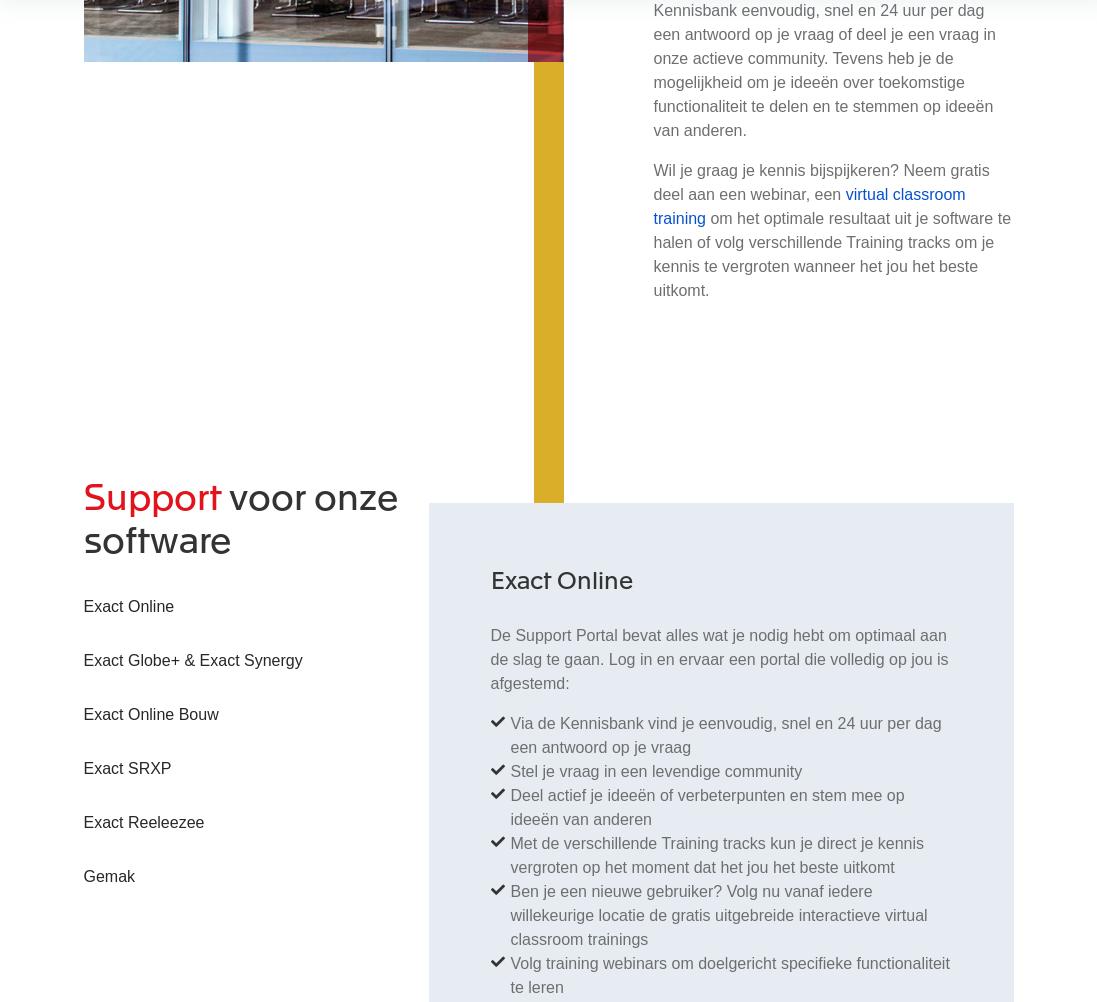 The image size is (1097, 1002). I want to click on 'Exact Reeleezee', so click(143, 820).